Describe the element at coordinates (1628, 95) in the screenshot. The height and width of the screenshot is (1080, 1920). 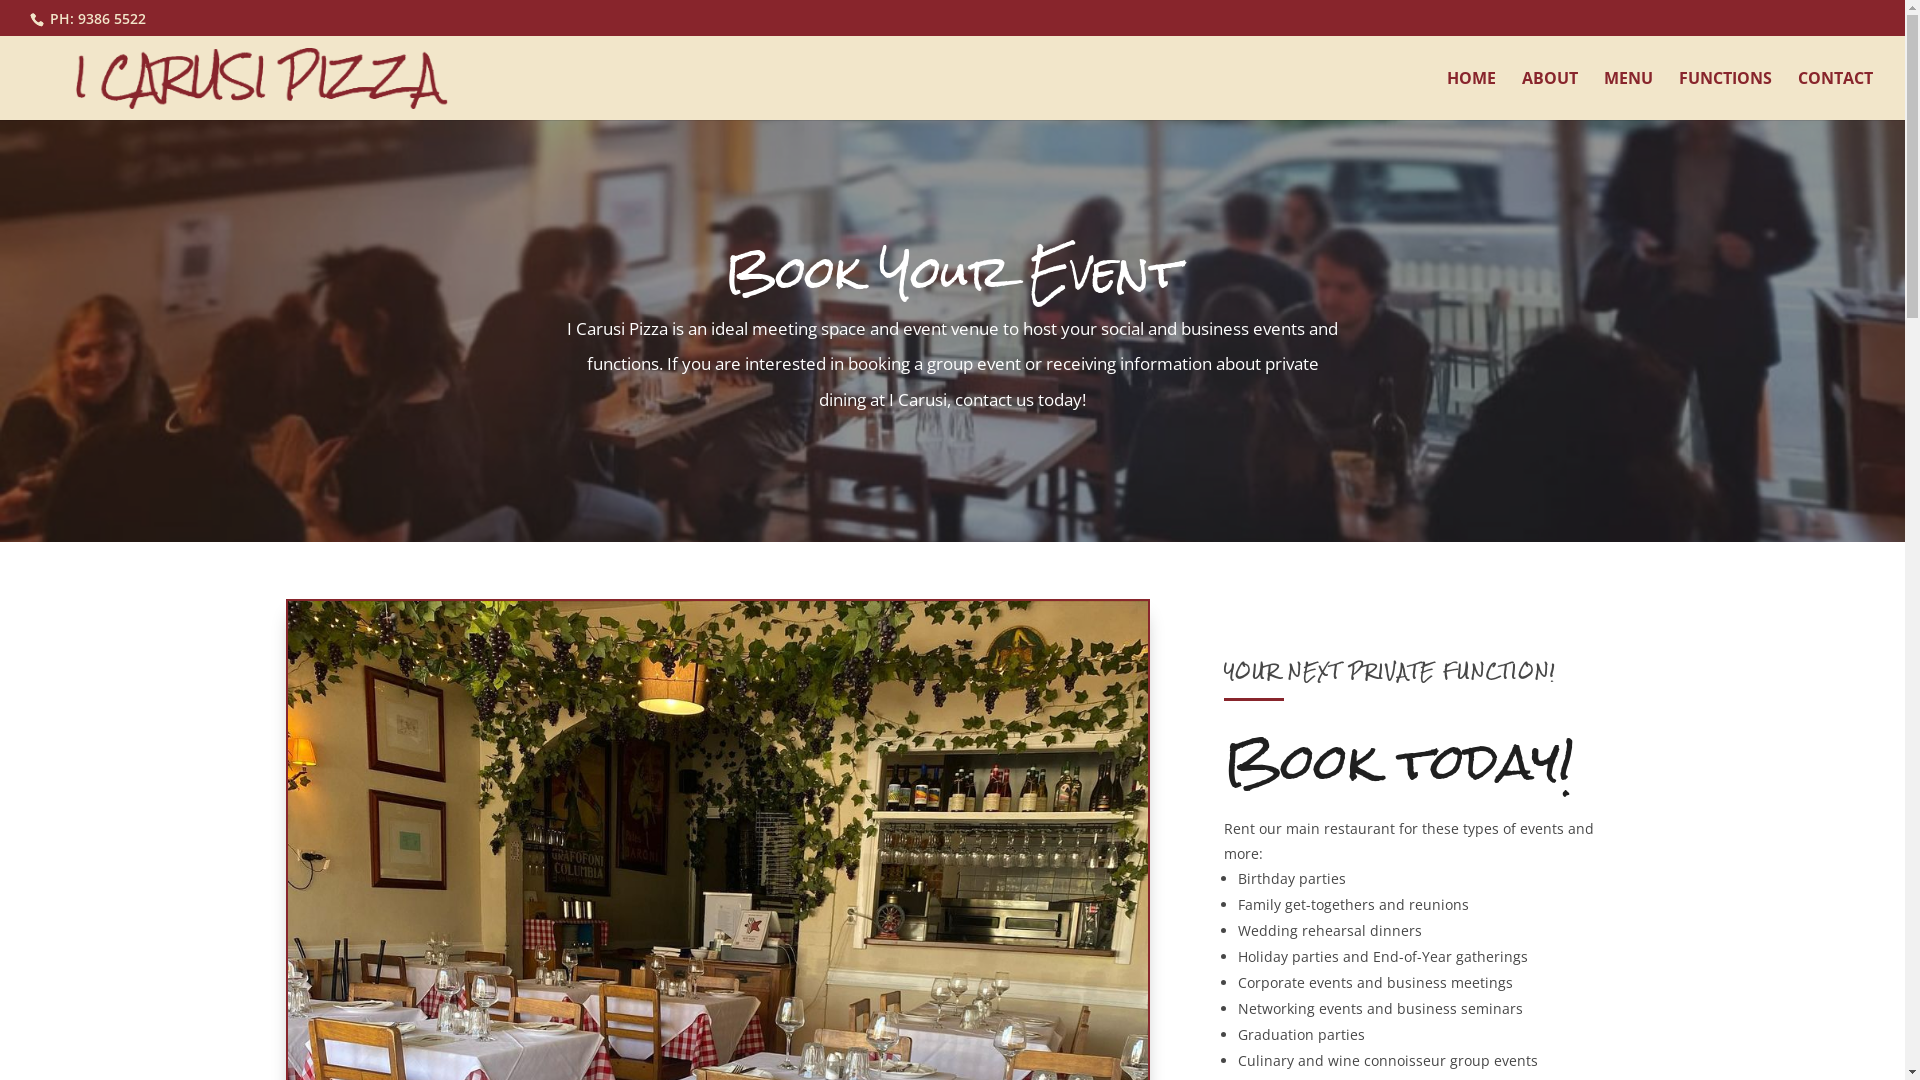
I see `'MENU'` at that location.